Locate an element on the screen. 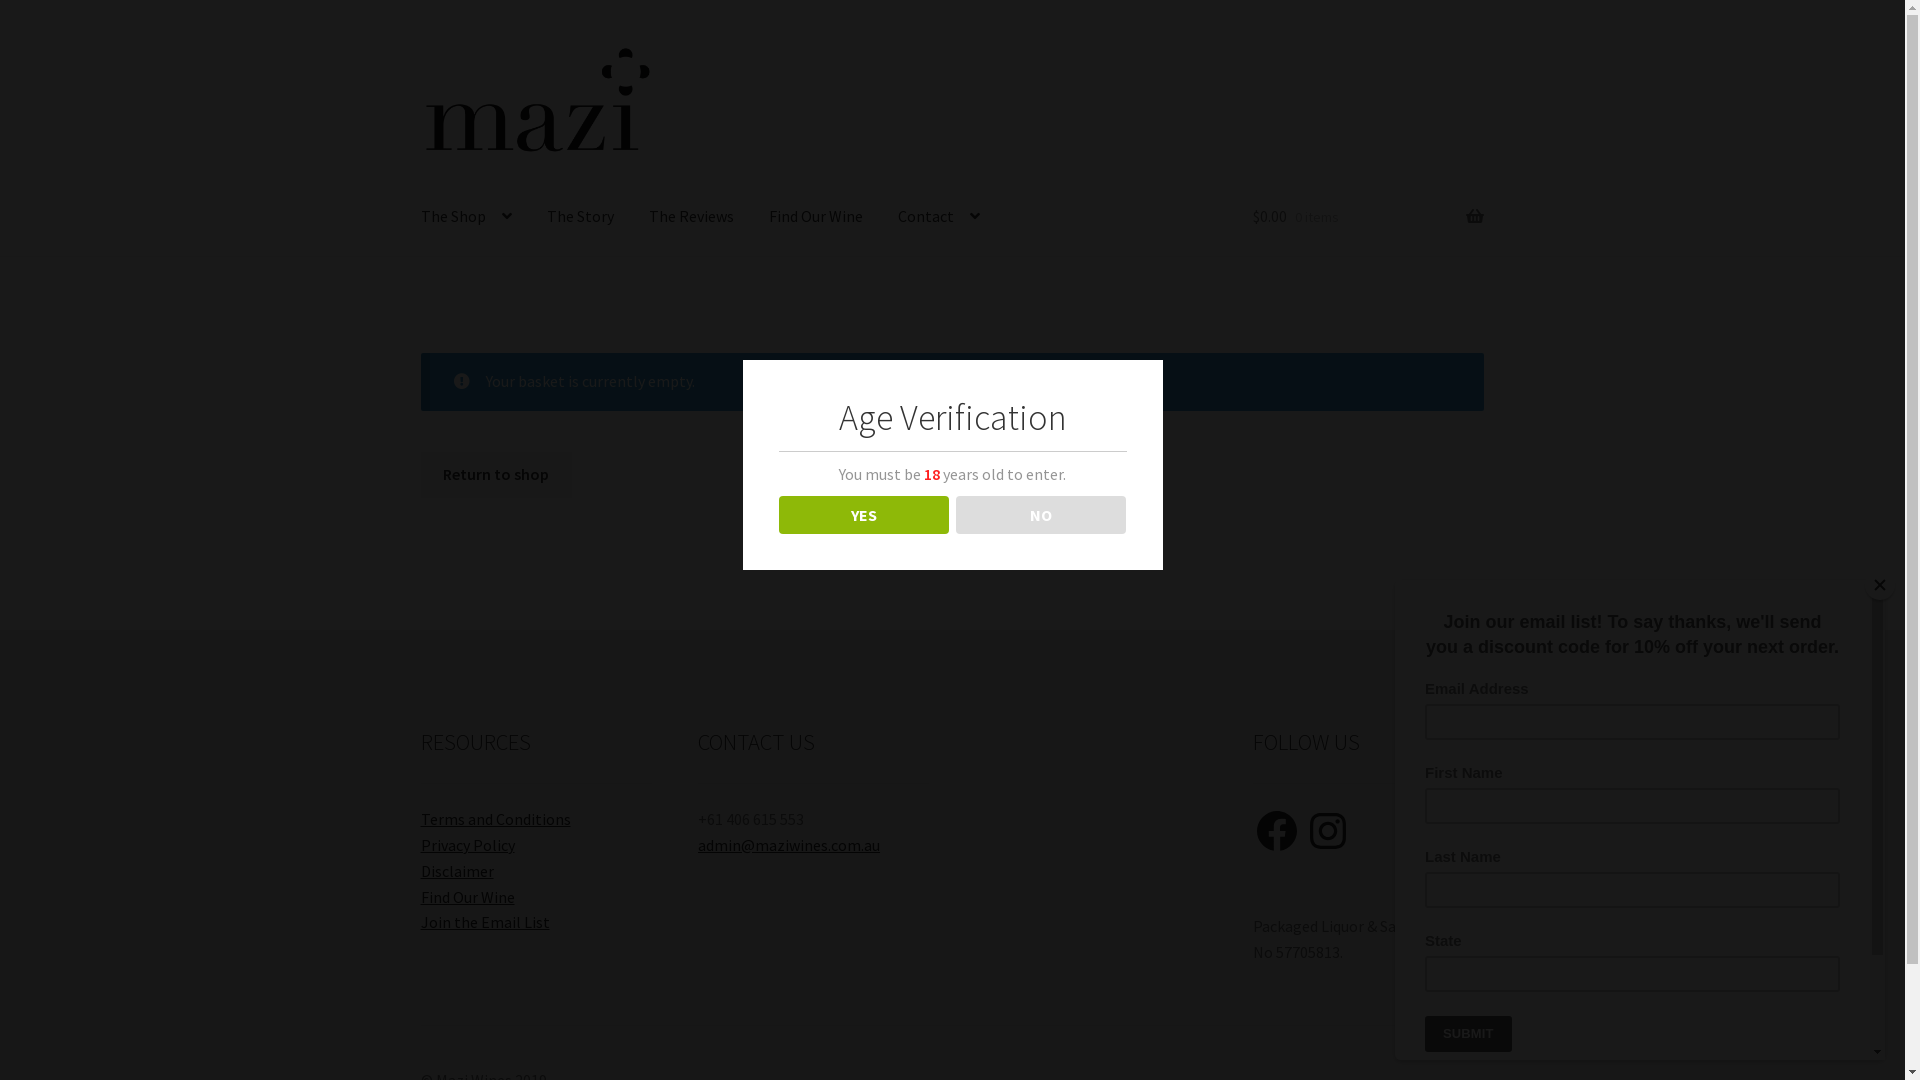  'NO' is located at coordinates (1040, 514).